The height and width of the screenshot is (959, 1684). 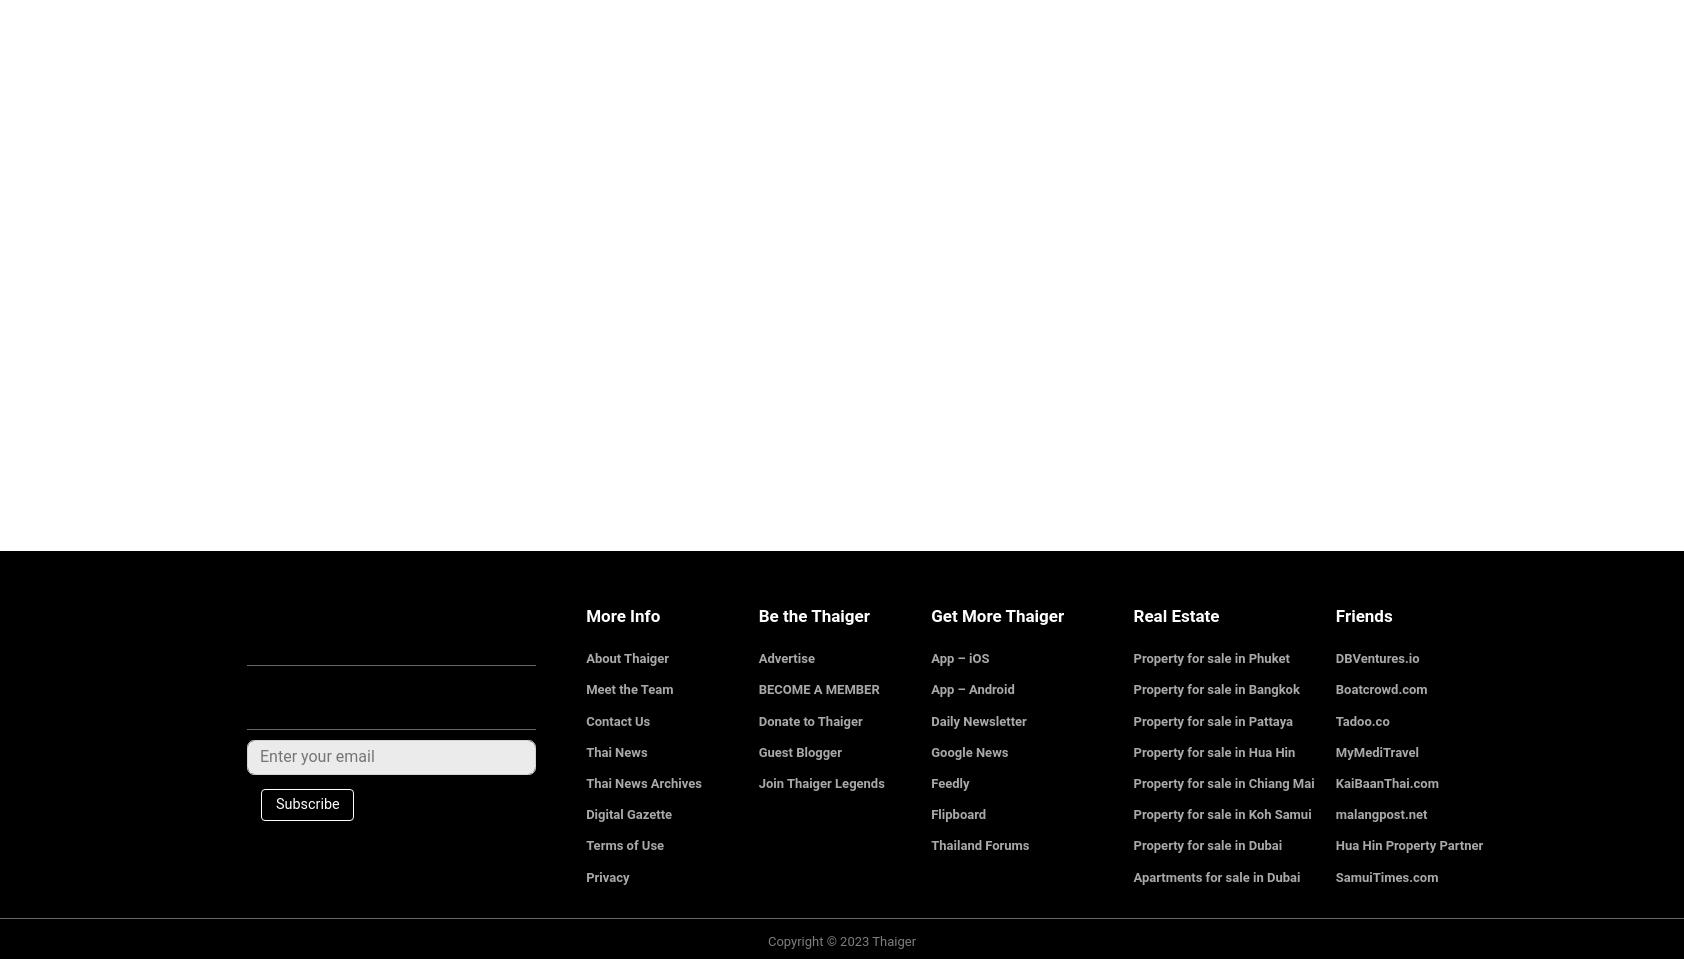 What do you see at coordinates (354, 233) in the screenshot?
I see `'Can expats get a loan in Thailand?'` at bounding box center [354, 233].